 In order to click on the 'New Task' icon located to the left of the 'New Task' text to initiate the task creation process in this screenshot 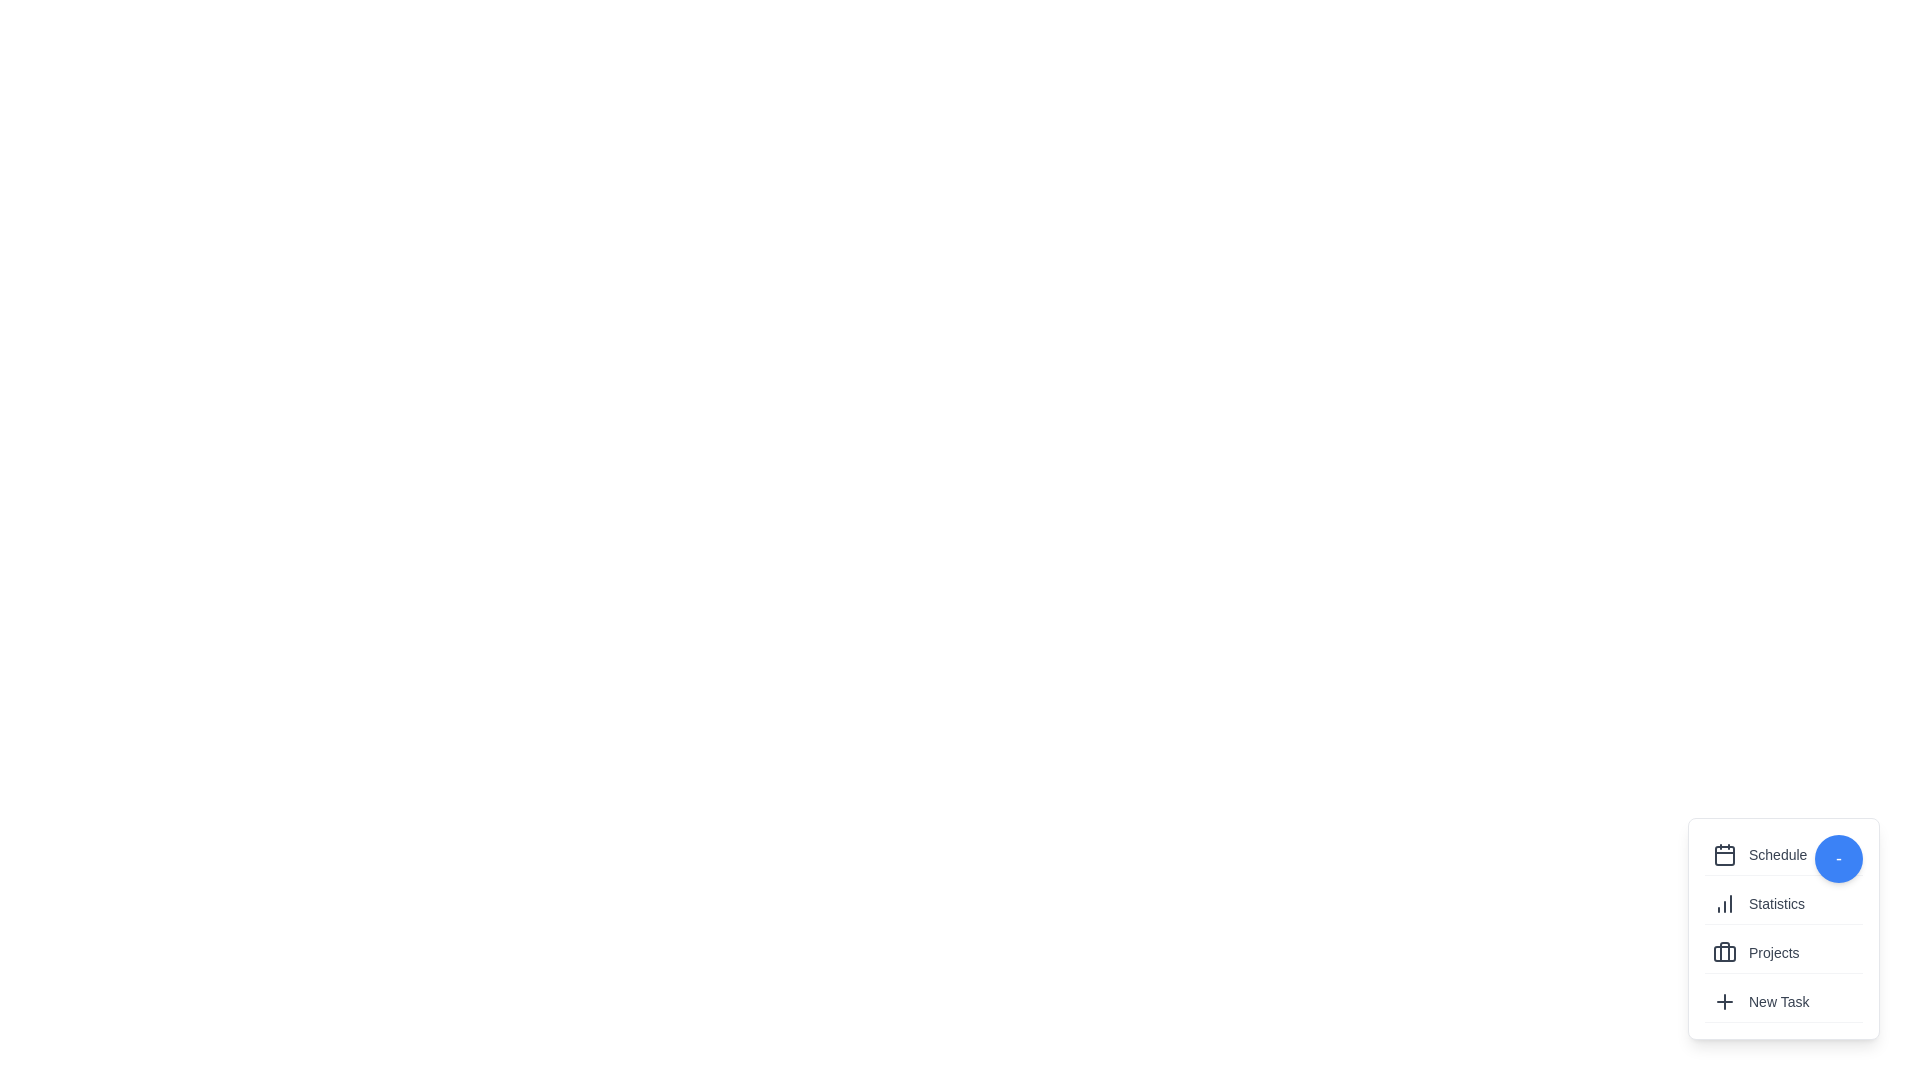, I will do `click(1723, 1002)`.